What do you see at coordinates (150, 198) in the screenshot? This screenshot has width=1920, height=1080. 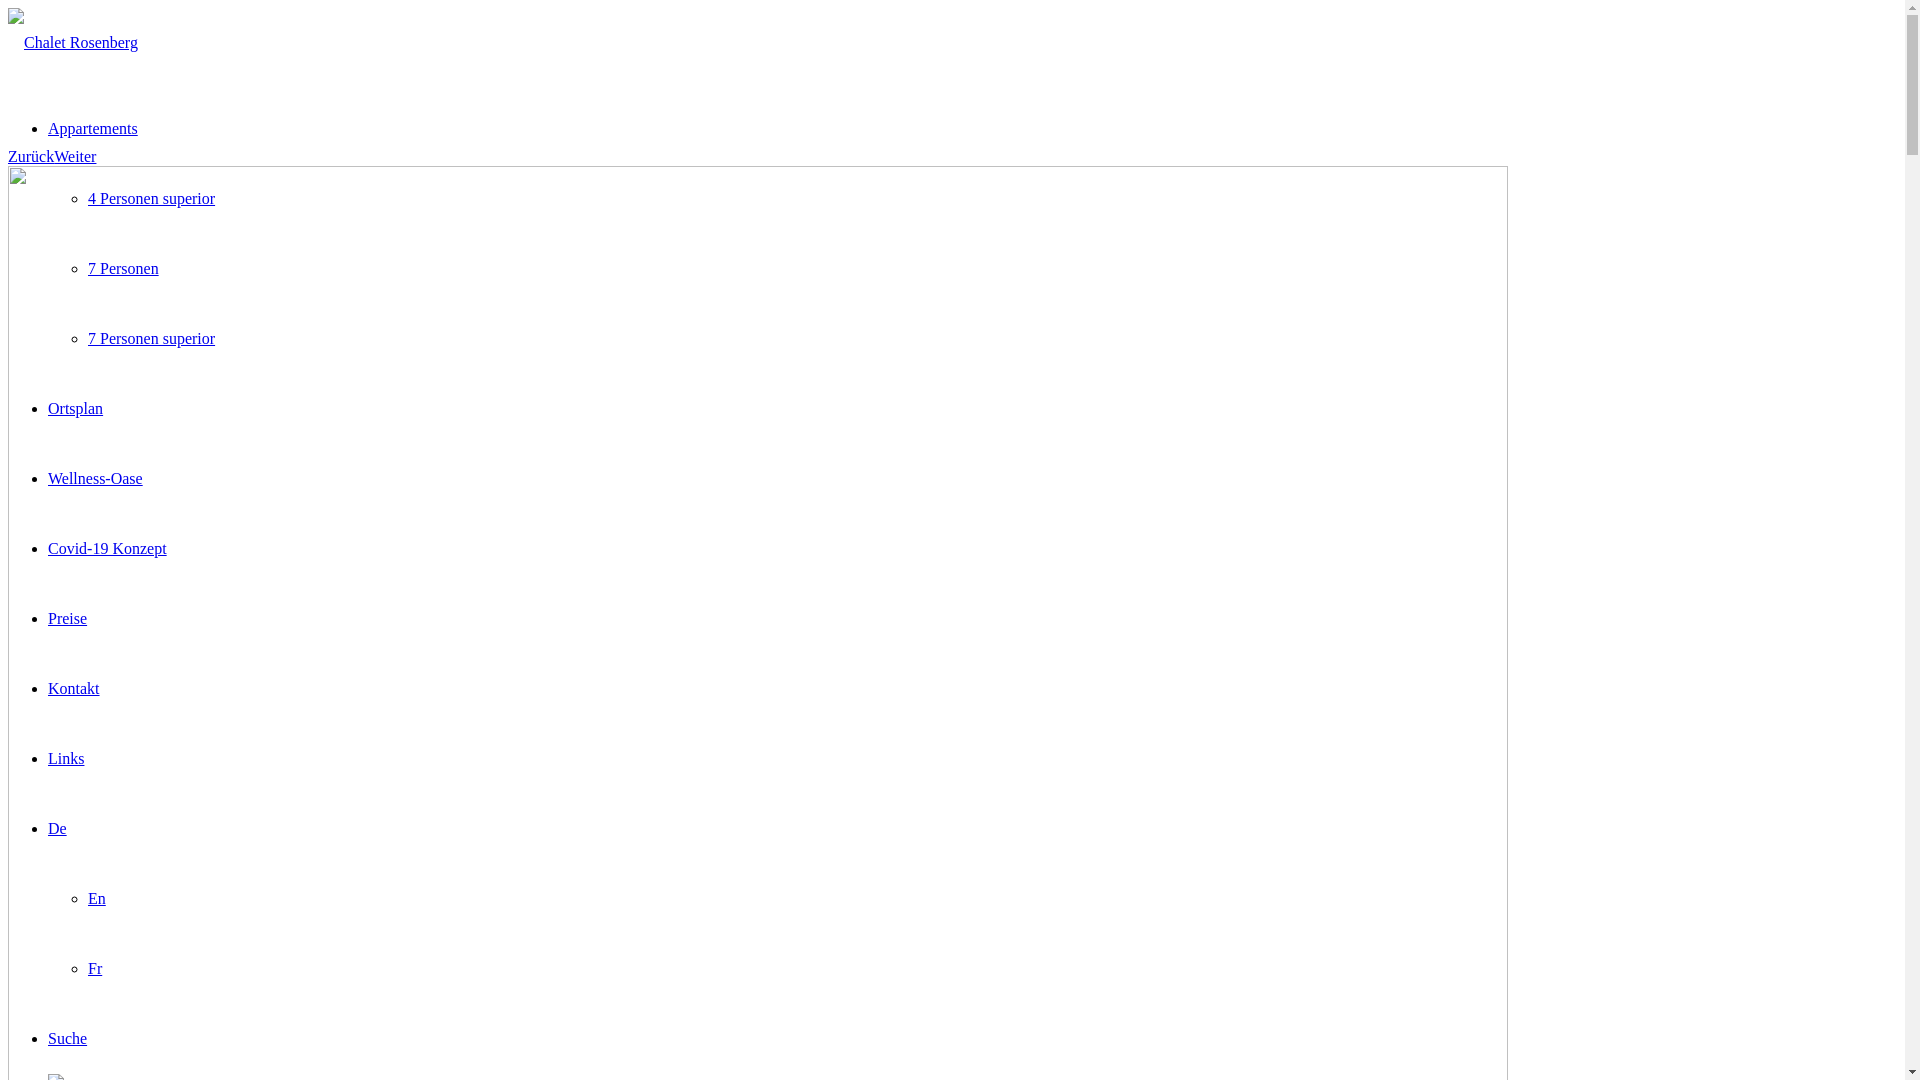 I see `'4 Personen superior'` at bounding box center [150, 198].